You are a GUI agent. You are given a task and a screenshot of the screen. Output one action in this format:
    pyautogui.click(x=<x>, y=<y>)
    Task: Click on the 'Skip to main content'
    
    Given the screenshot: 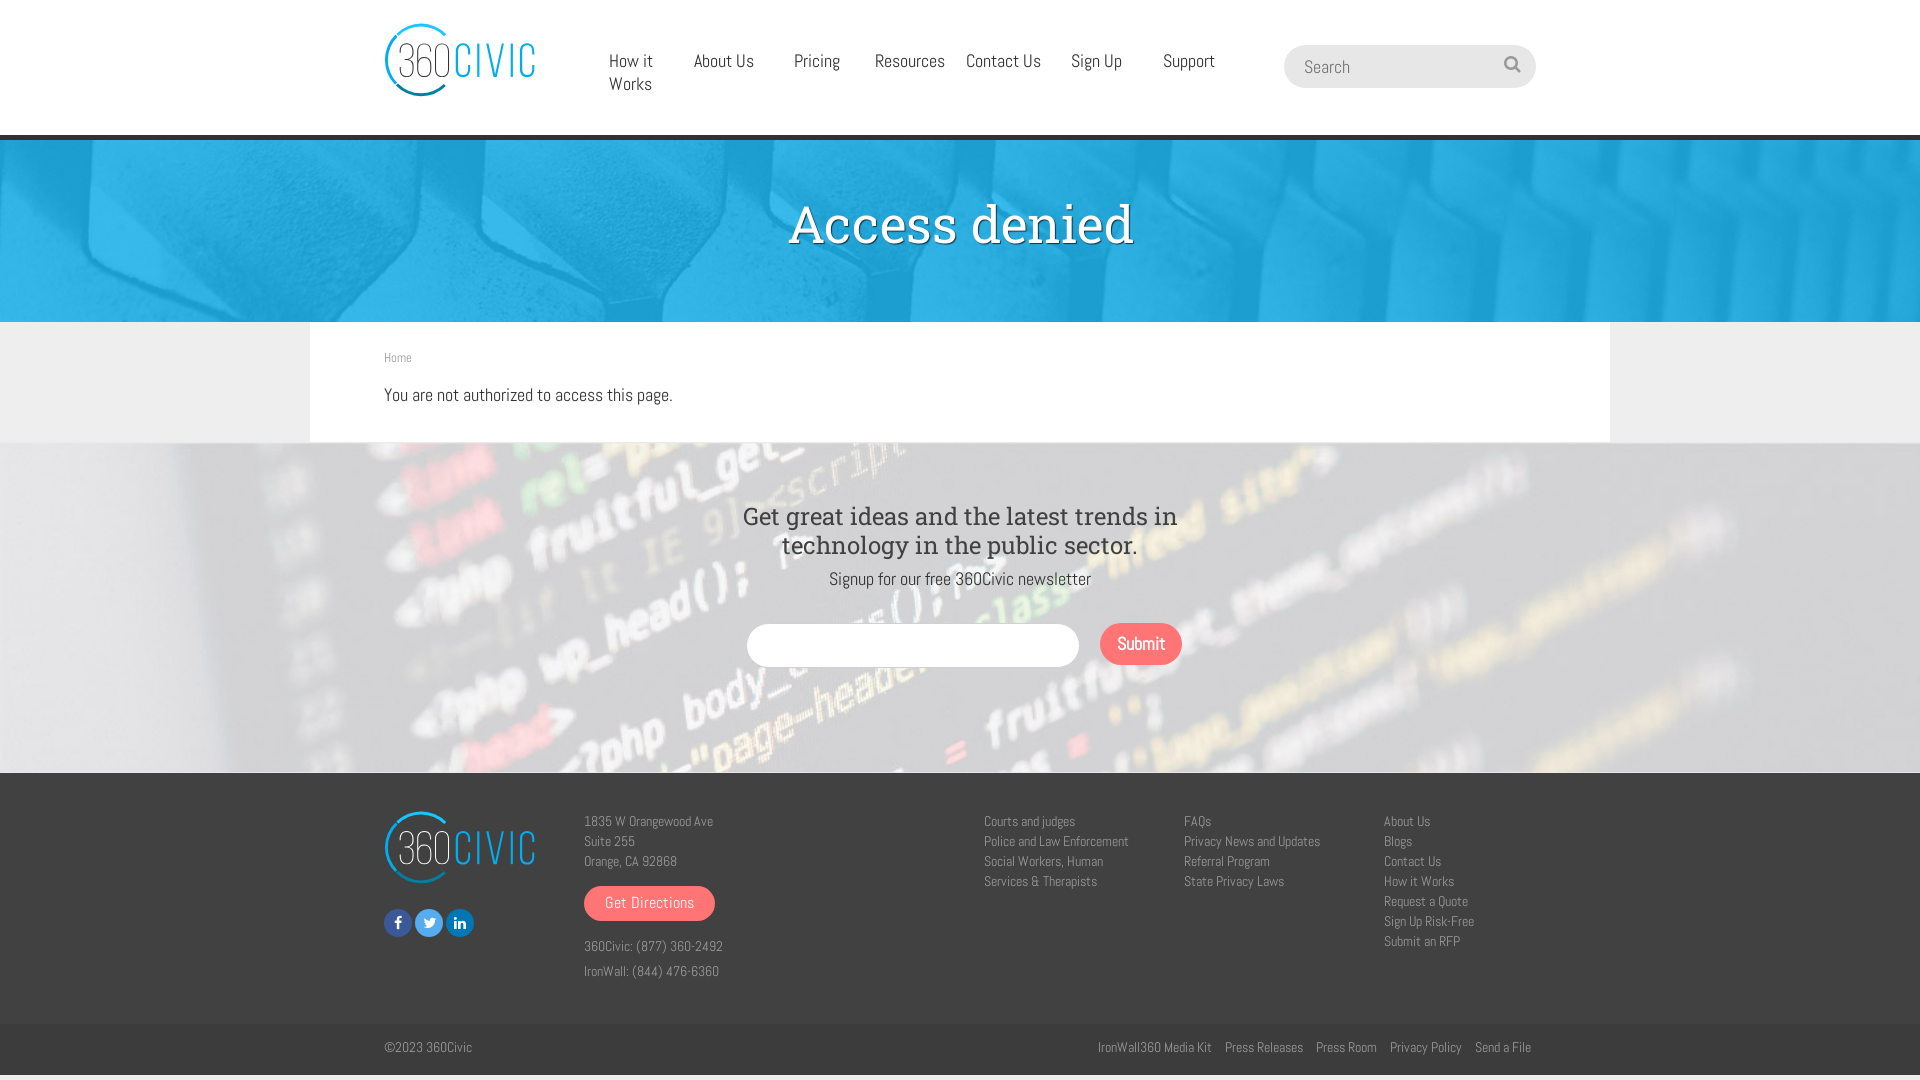 What is the action you would take?
    pyautogui.click(x=0, y=0)
    